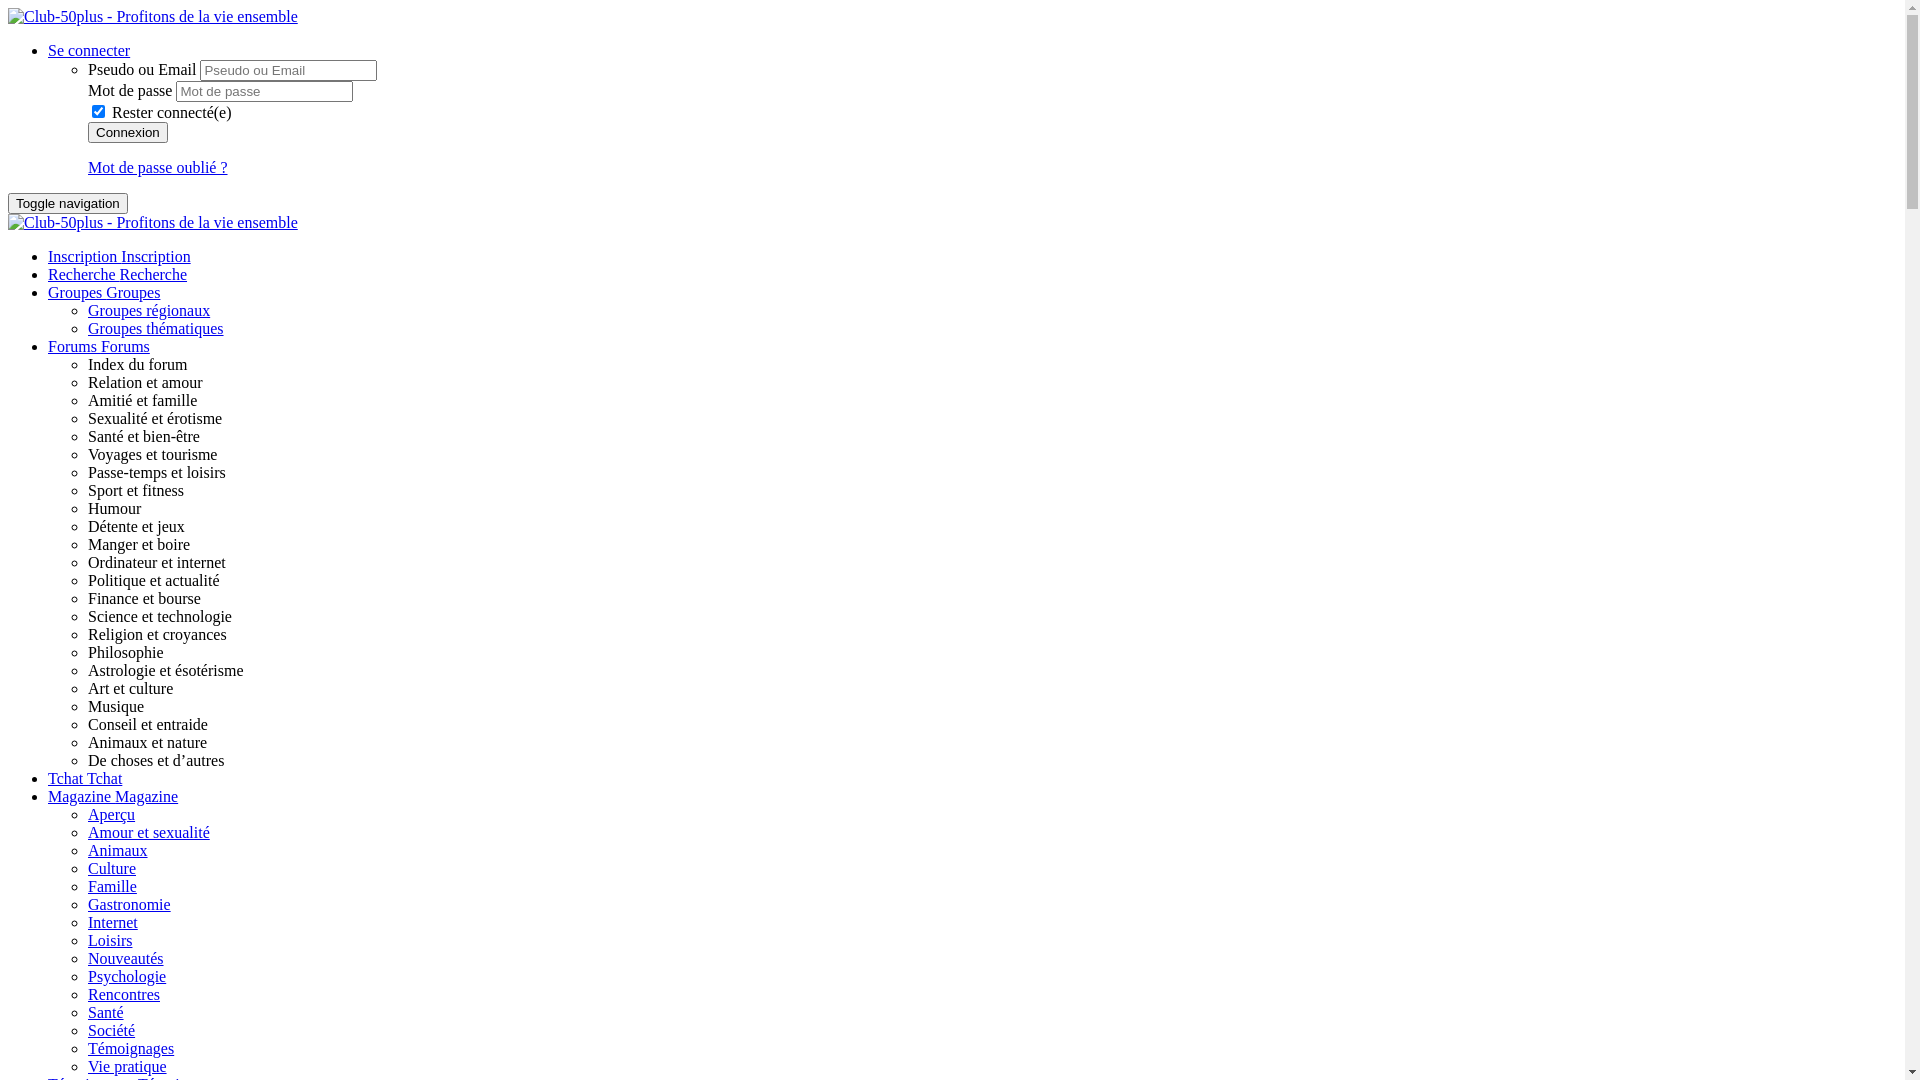 This screenshot has width=1920, height=1080. What do you see at coordinates (125, 975) in the screenshot?
I see `'Psychologie'` at bounding box center [125, 975].